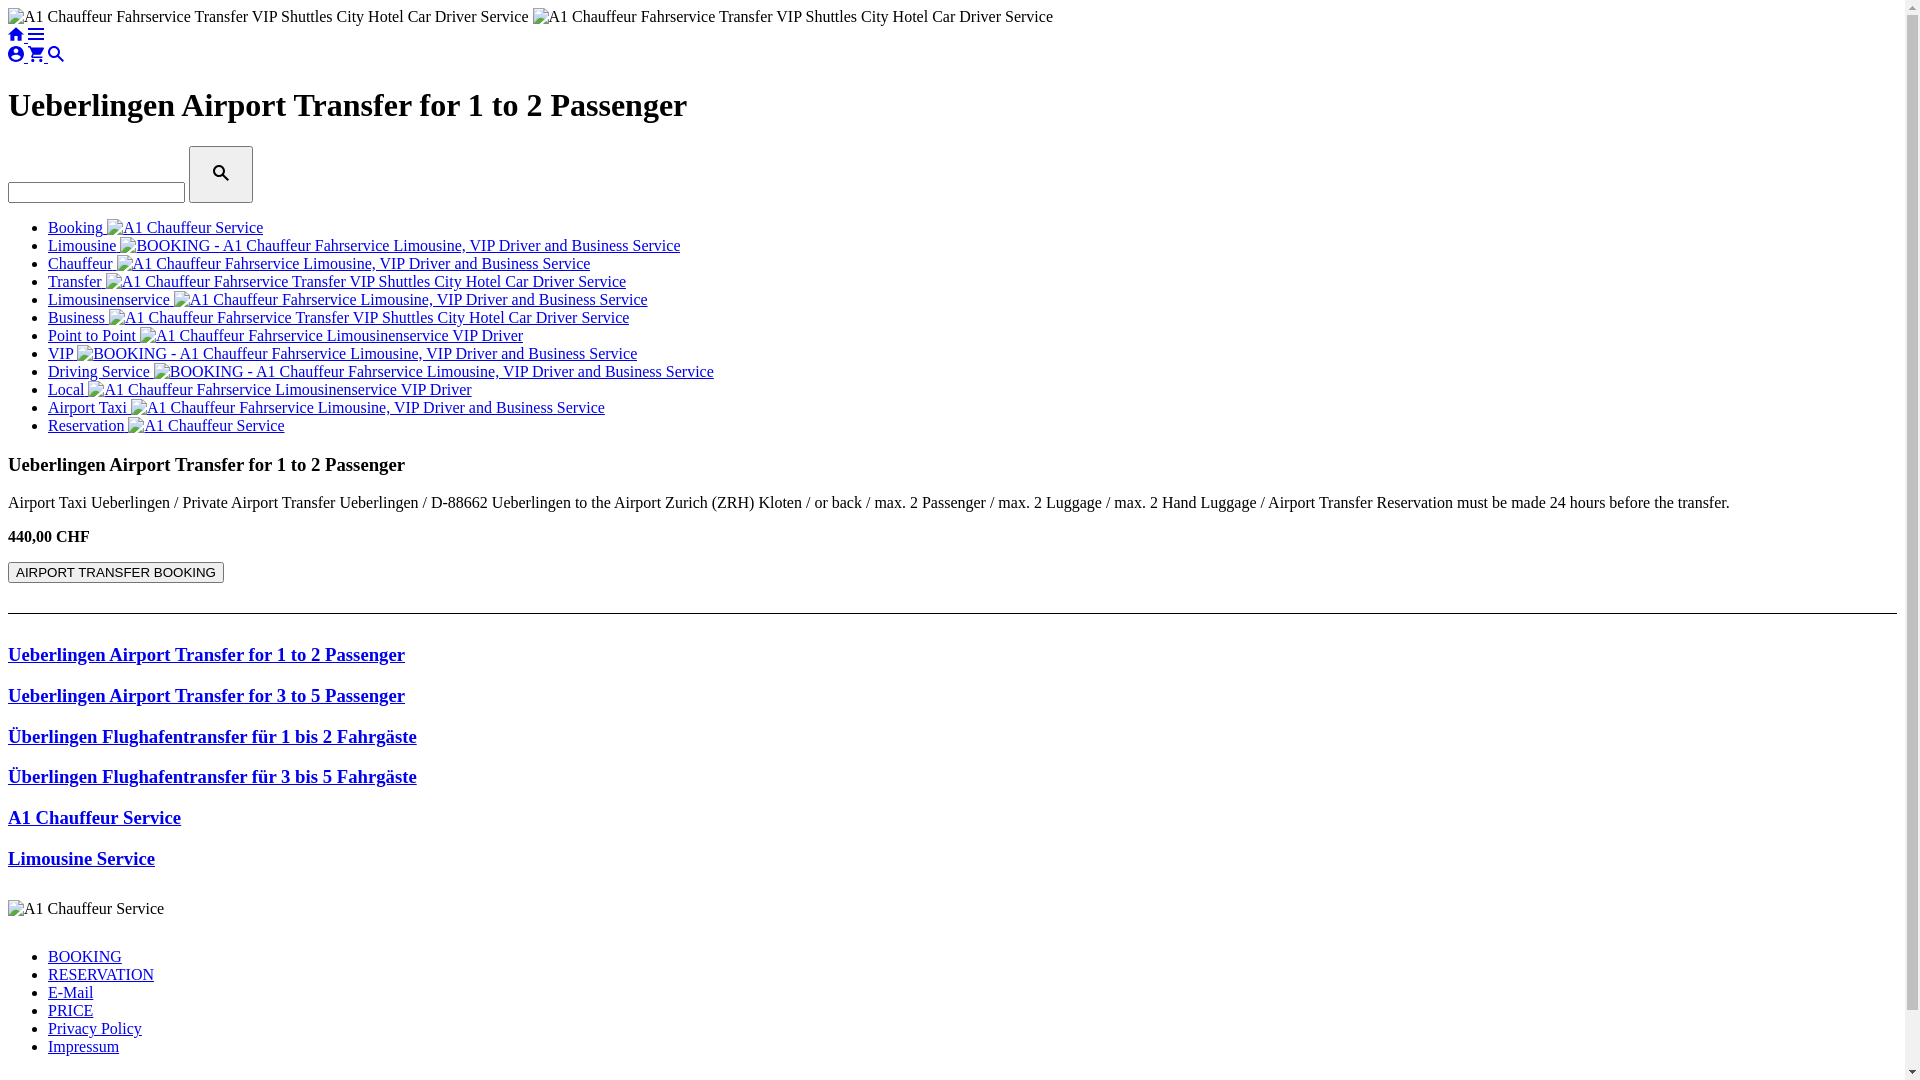 The image size is (1920, 1080). What do you see at coordinates (338, 316) in the screenshot?
I see `'Business'` at bounding box center [338, 316].